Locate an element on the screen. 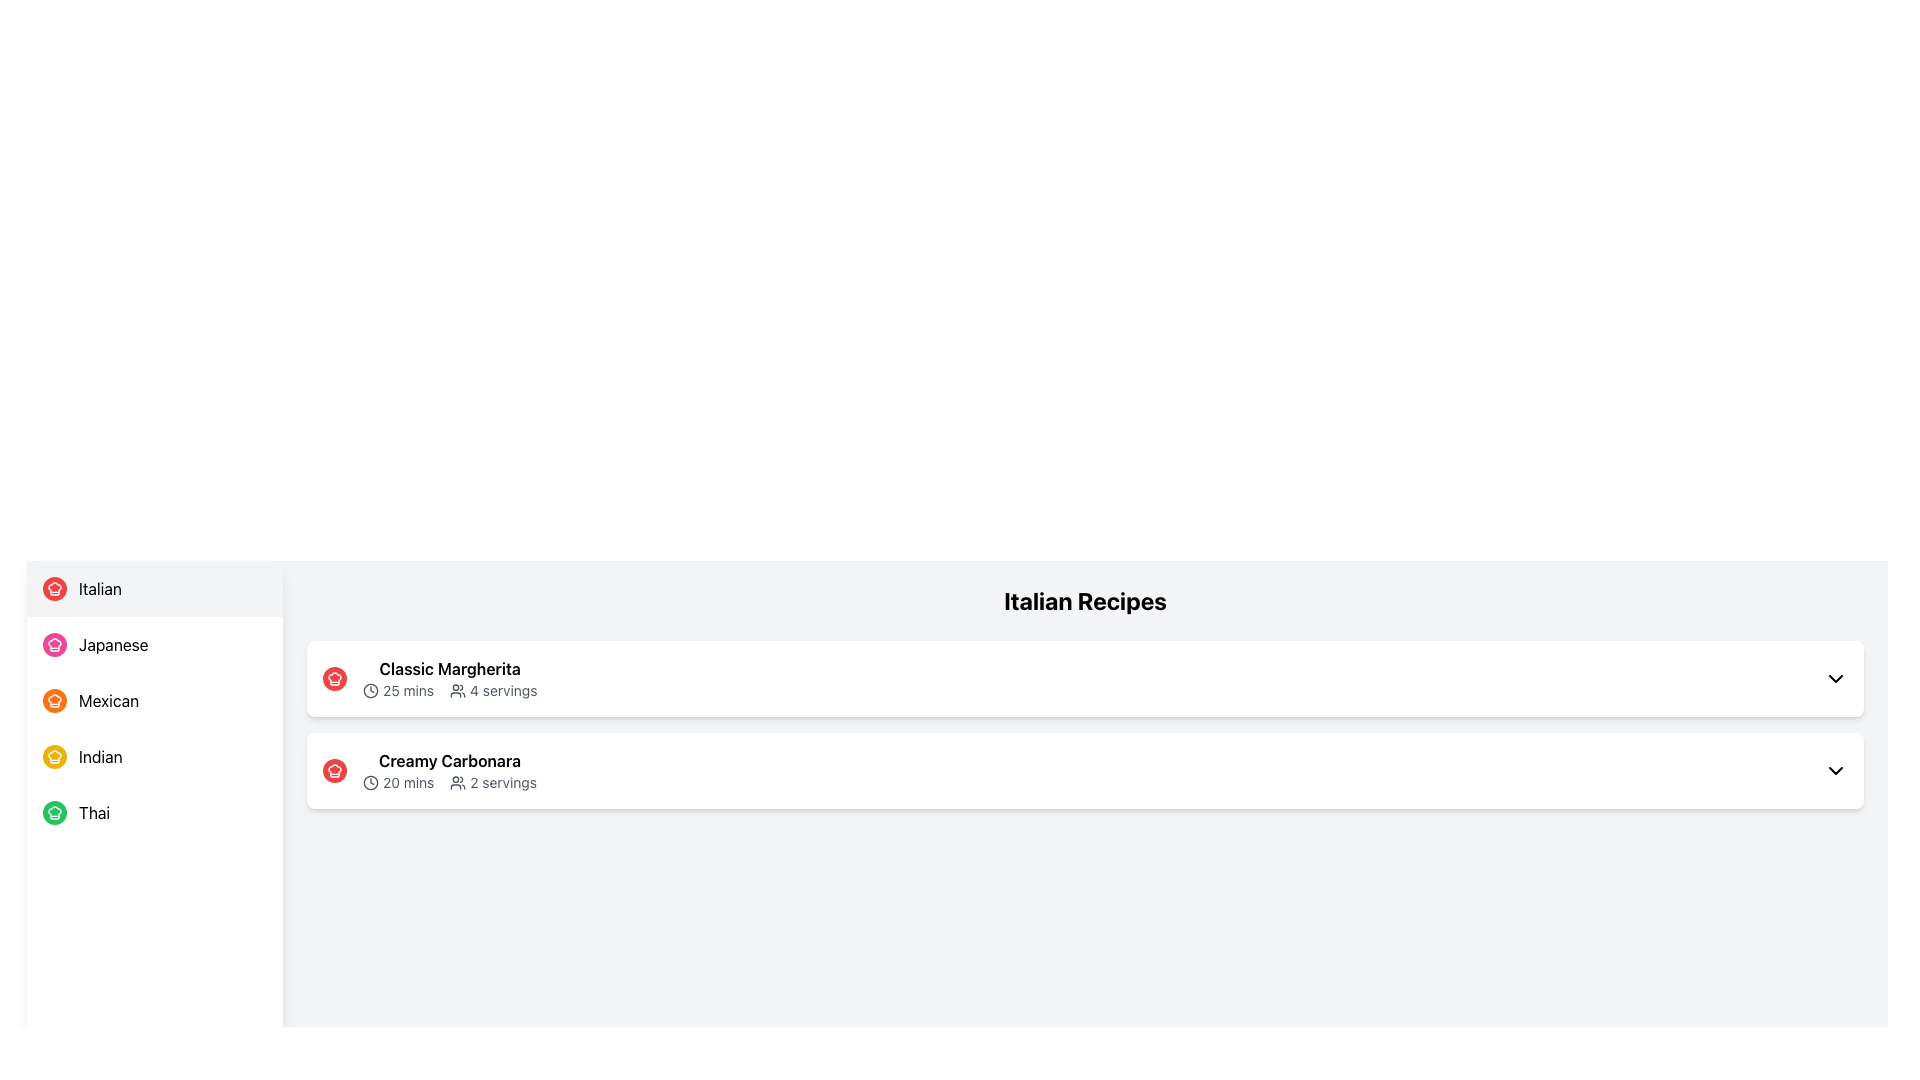 This screenshot has height=1080, width=1920. the text-based informational component displaying '25 mins' and '4 servings' beneath the title 'Classic Margherita' in the 'Italian Recipes' section is located at coordinates (449, 689).